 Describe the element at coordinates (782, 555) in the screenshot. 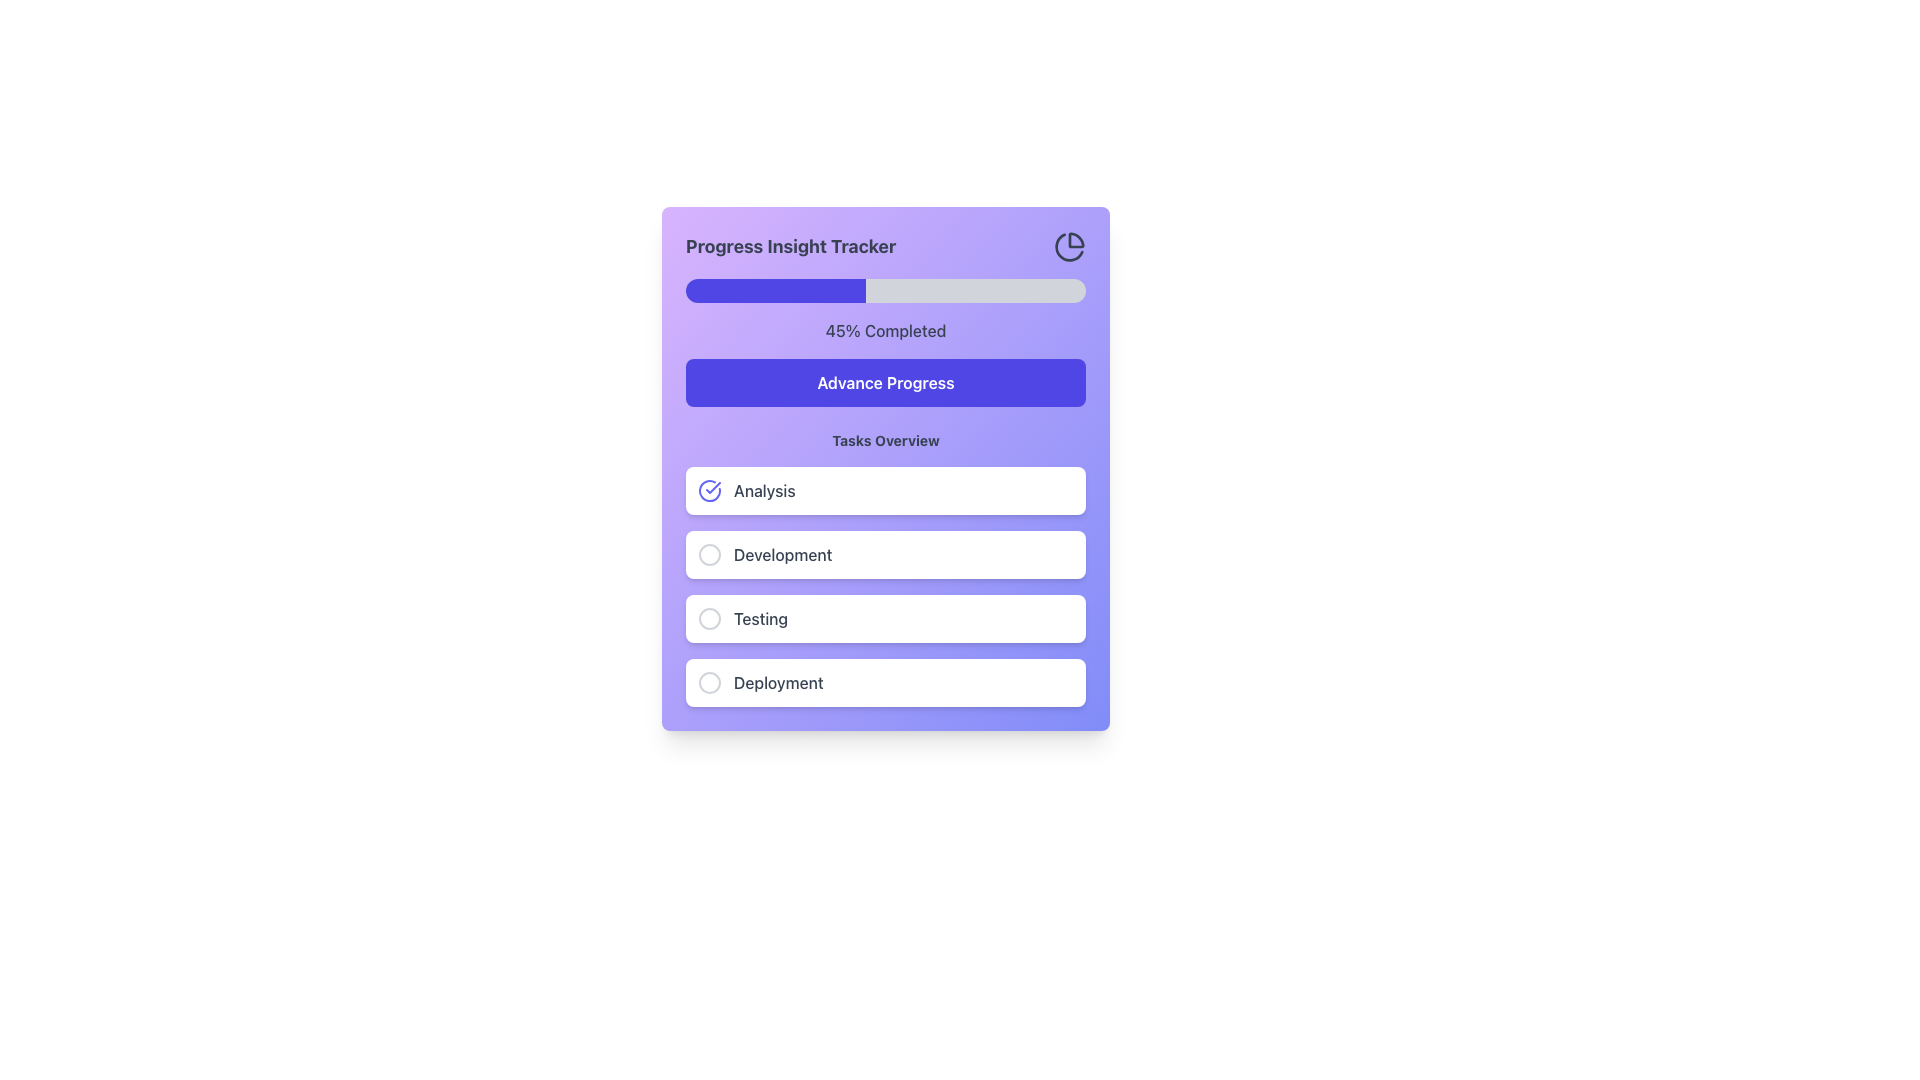

I see `the Text Label that describes the task in the task management interface, located to the right of a circular icon in the second item under the 'Tasks Overview' section` at that location.